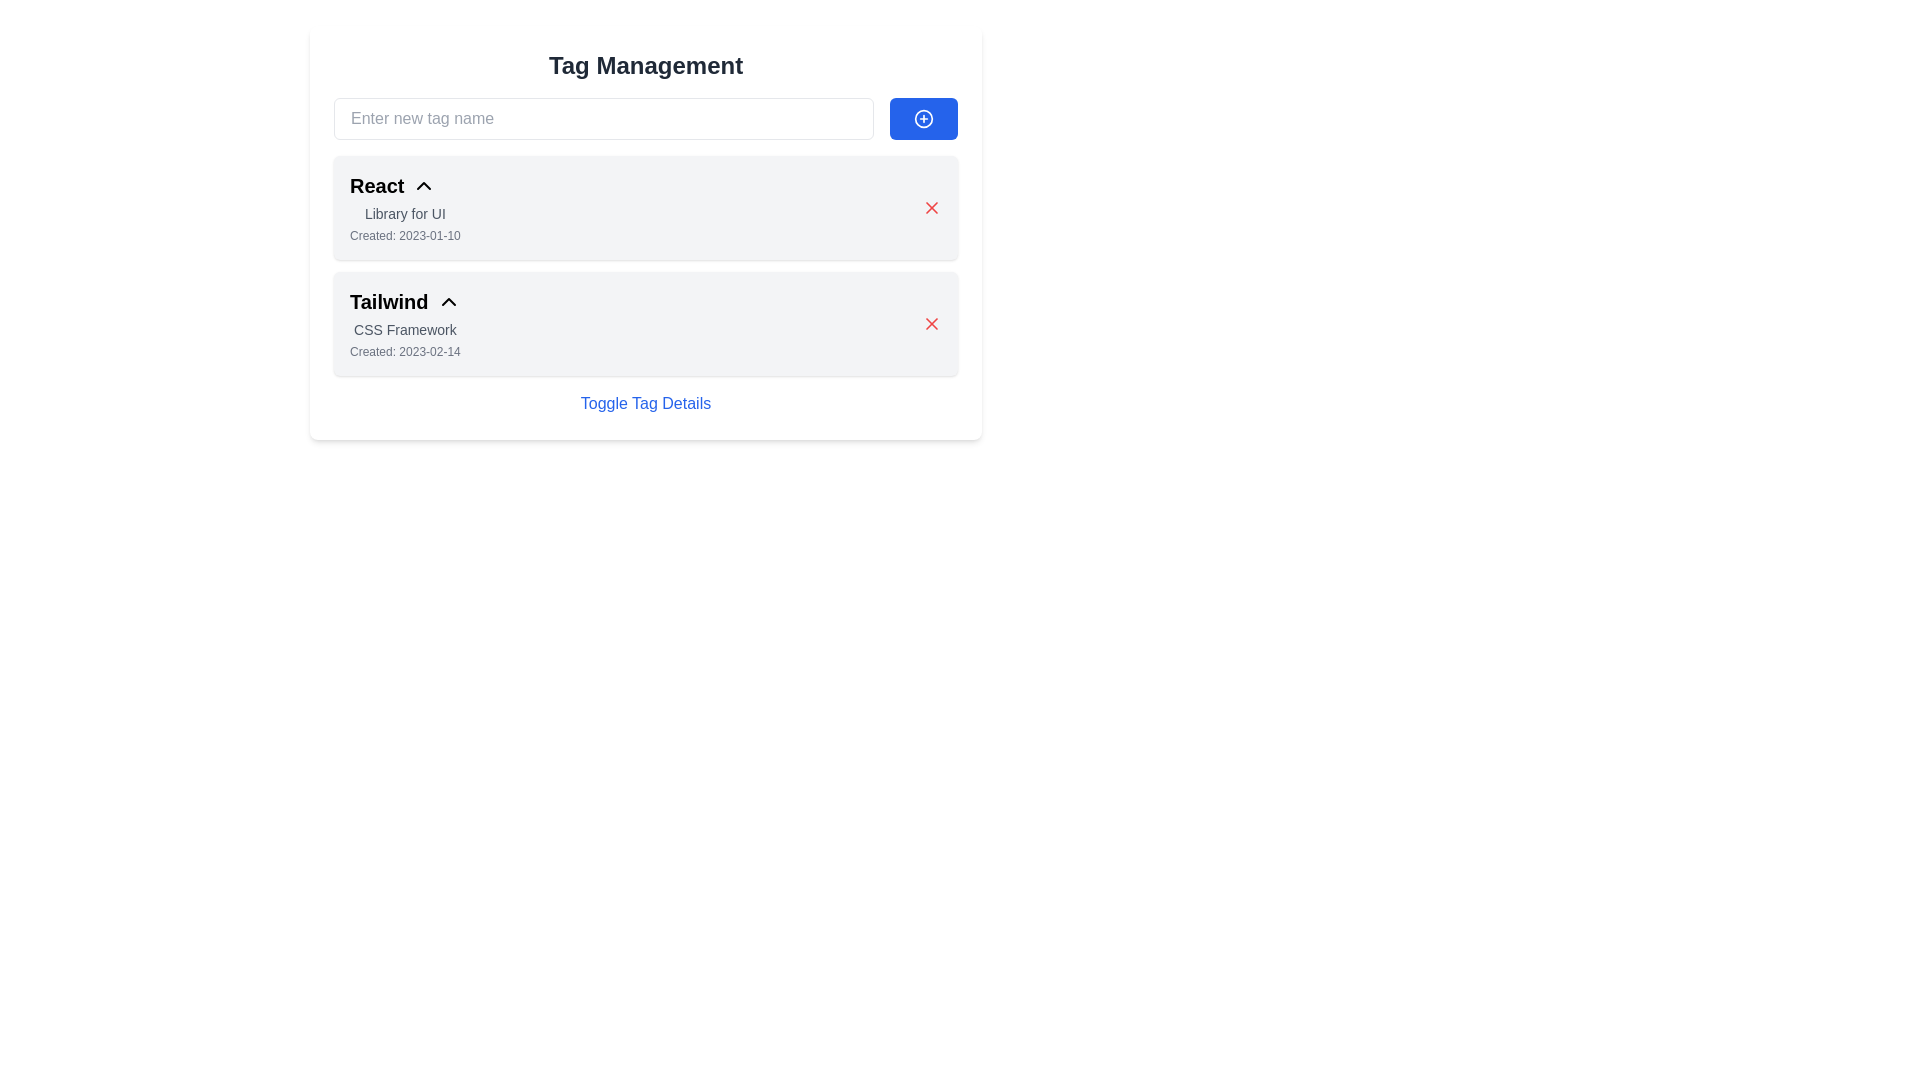 Image resolution: width=1920 pixels, height=1080 pixels. I want to click on the small upward-pointing chevron icon located to the right of the text 'Tailwind', so click(446, 301).